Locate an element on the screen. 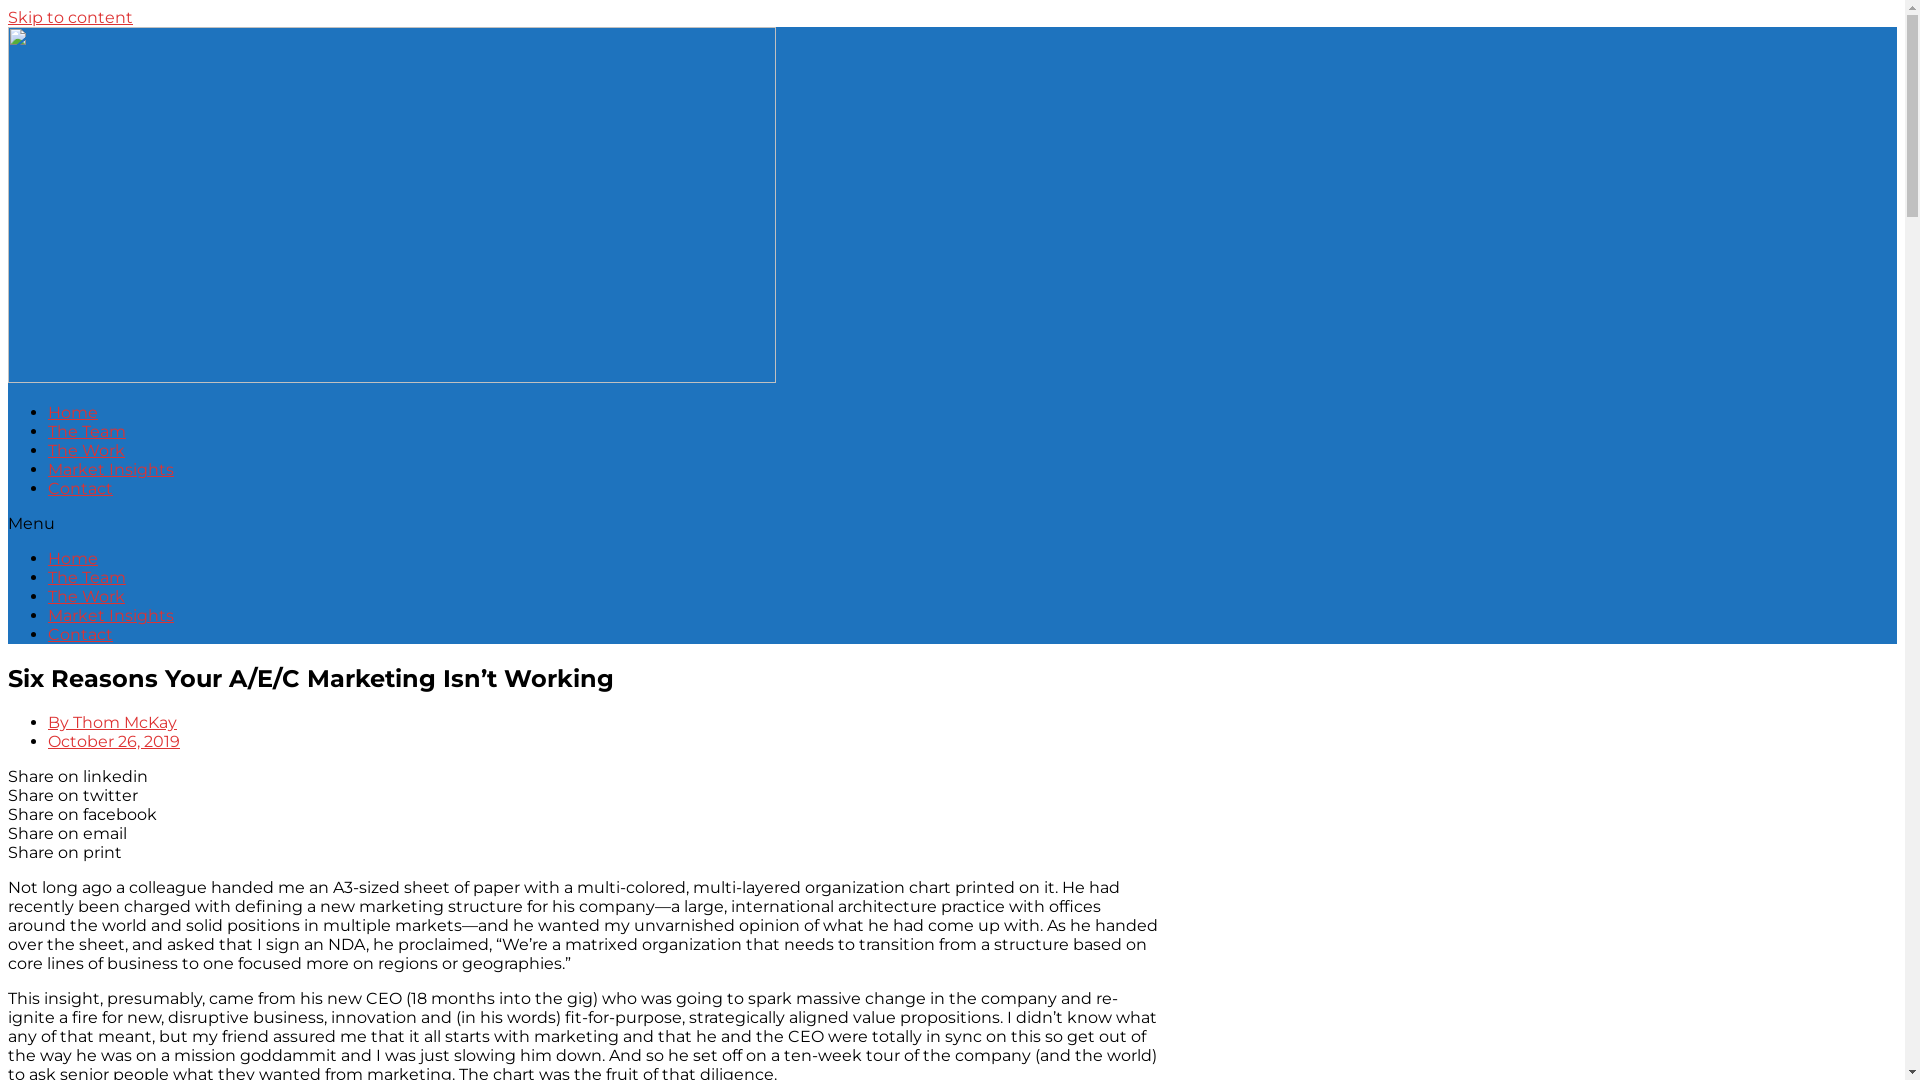 This screenshot has width=1920, height=1080. 'Market Insights' is located at coordinates (109, 614).